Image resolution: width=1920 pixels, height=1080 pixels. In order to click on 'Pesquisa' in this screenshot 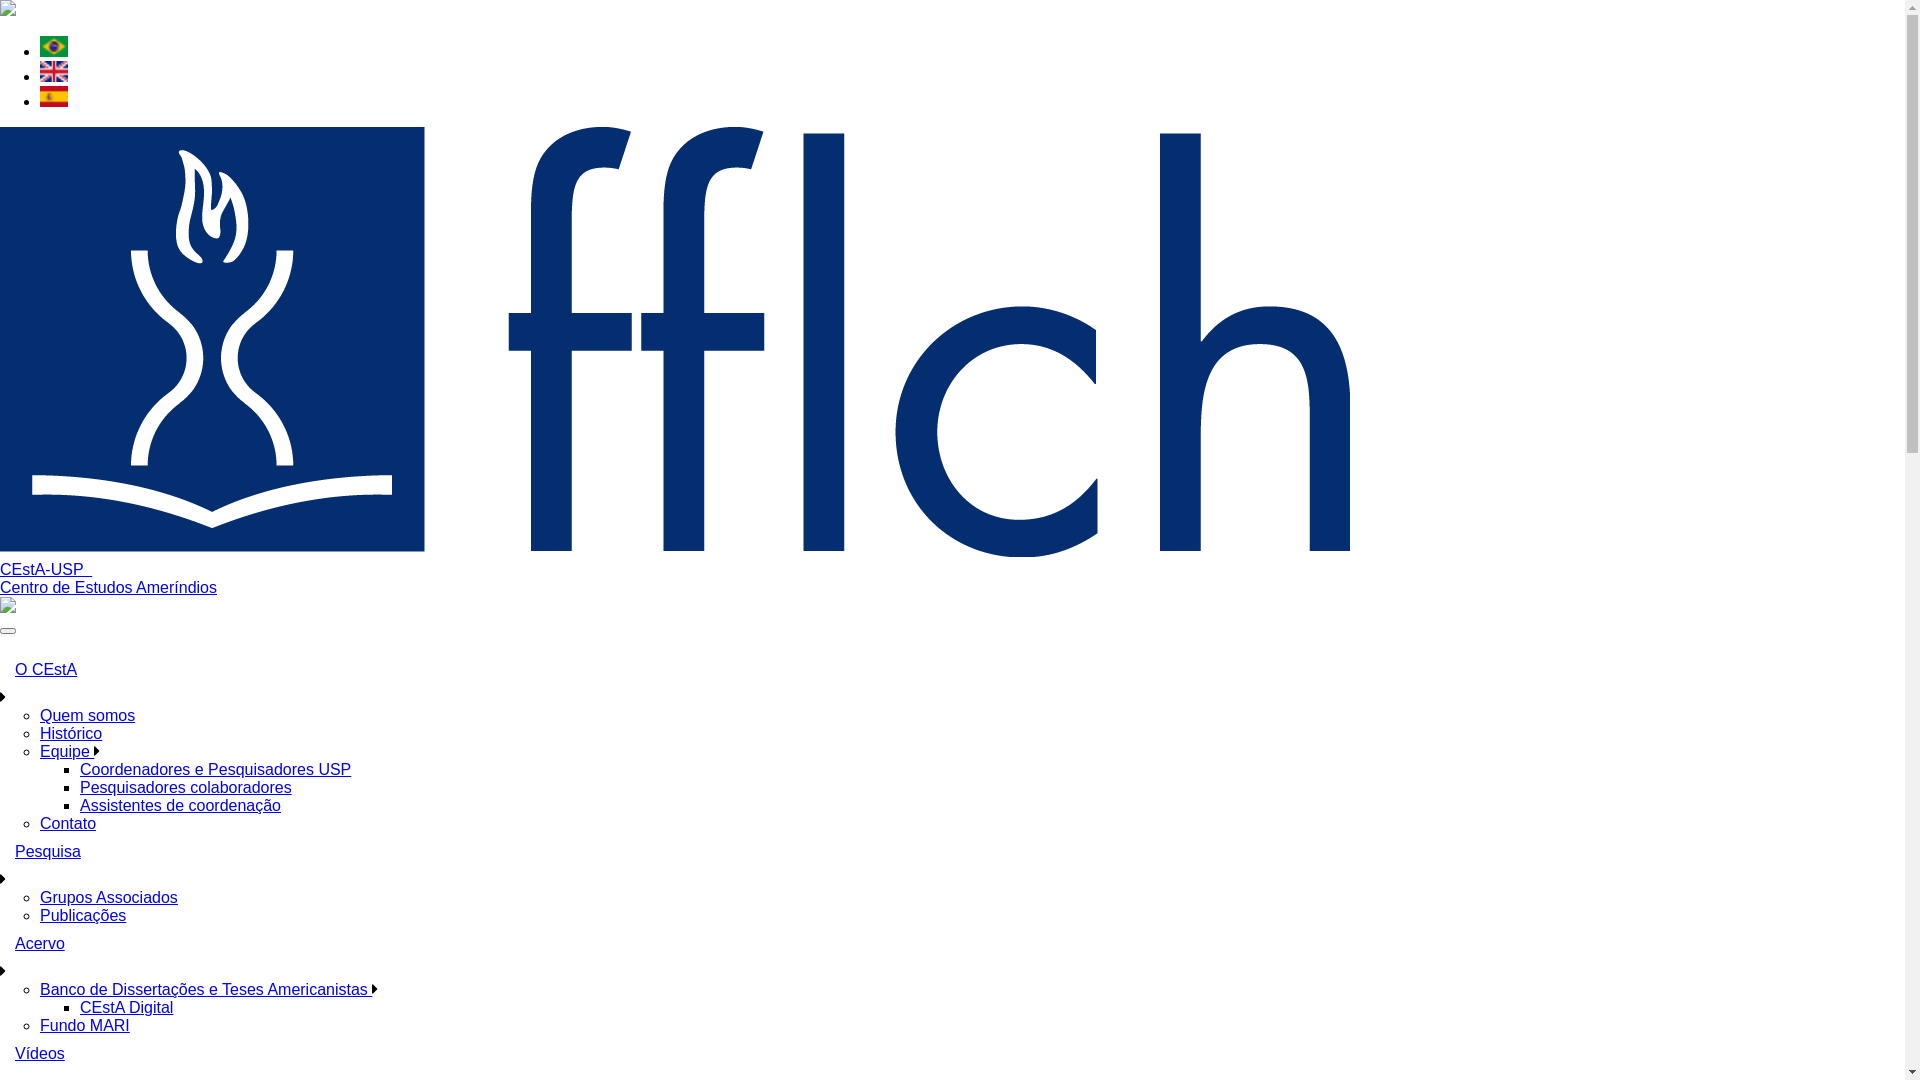, I will do `click(951, 852)`.